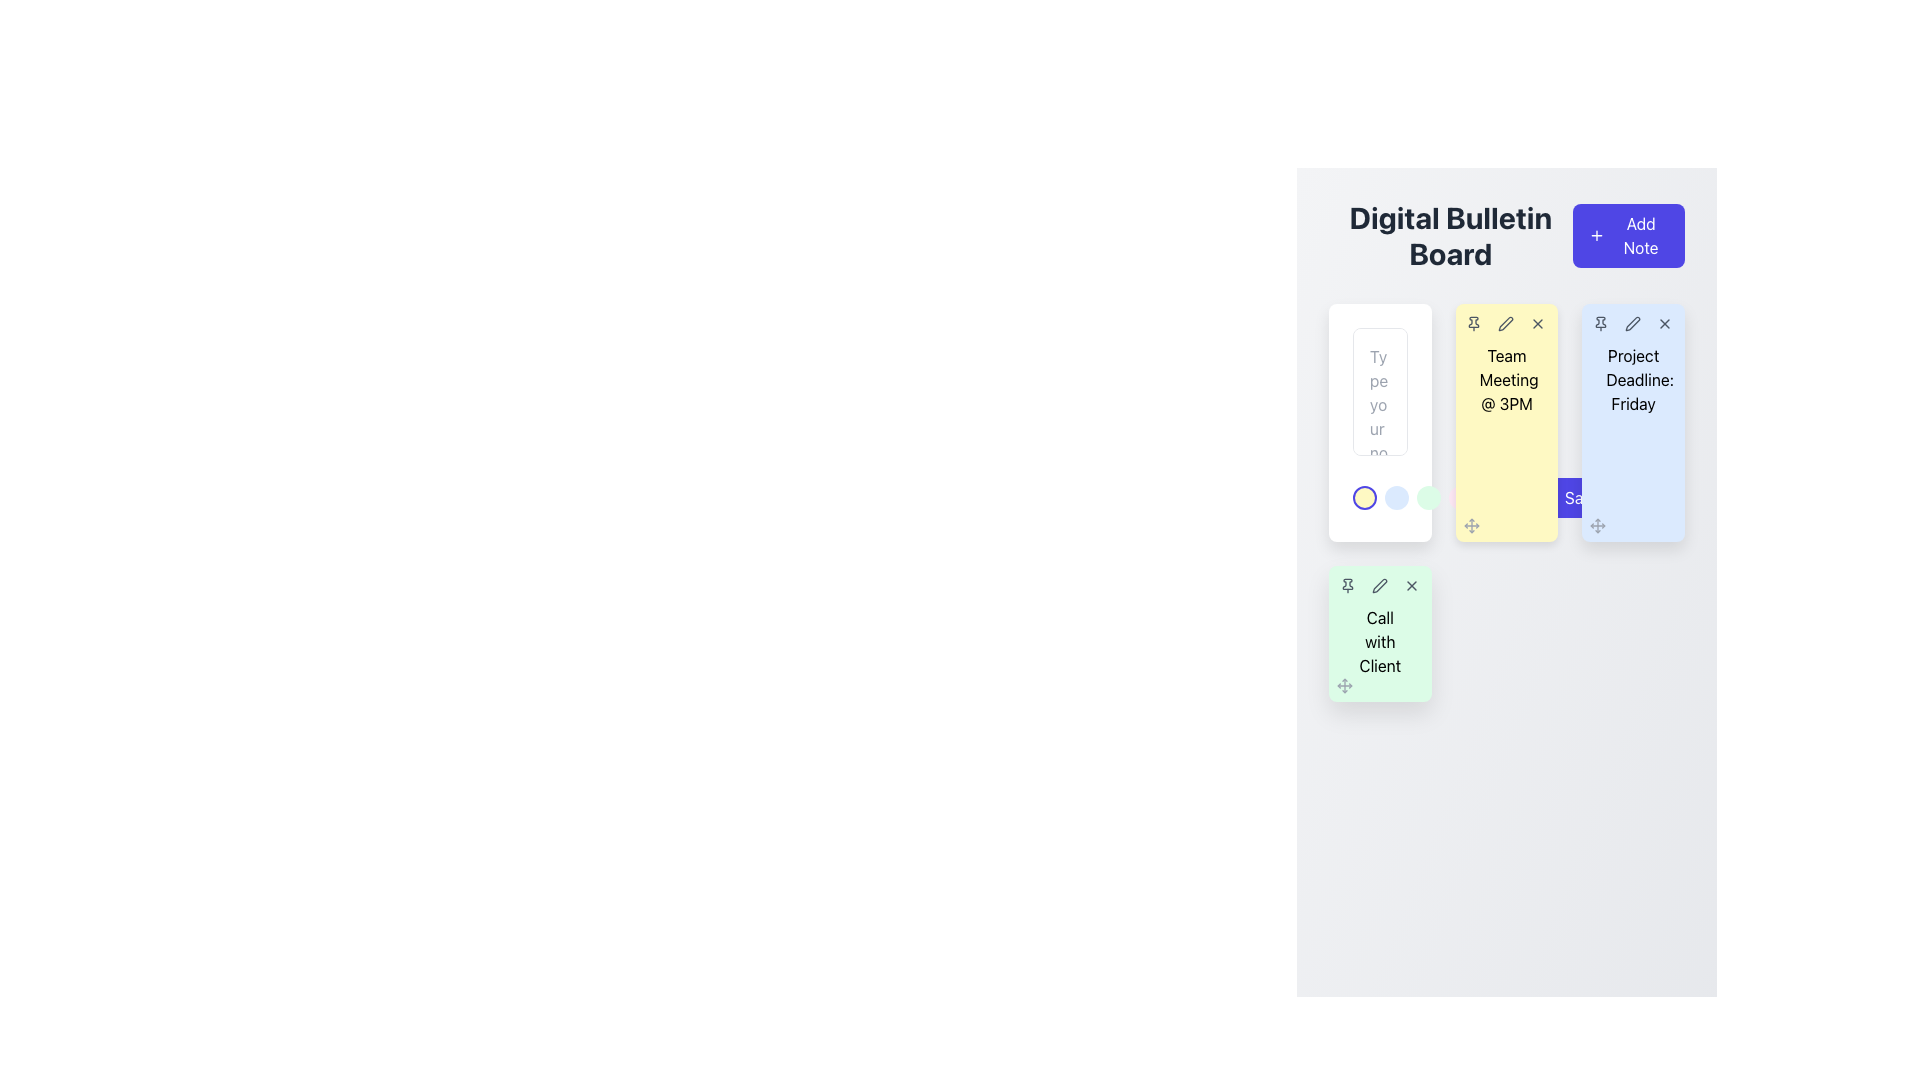 The height and width of the screenshot is (1080, 1920). Describe the element at coordinates (1378, 585) in the screenshot. I see `the edit icon button resembling a pen located in the top-right corner of the light green card labeled 'Call with Client' to initiate editing` at that location.